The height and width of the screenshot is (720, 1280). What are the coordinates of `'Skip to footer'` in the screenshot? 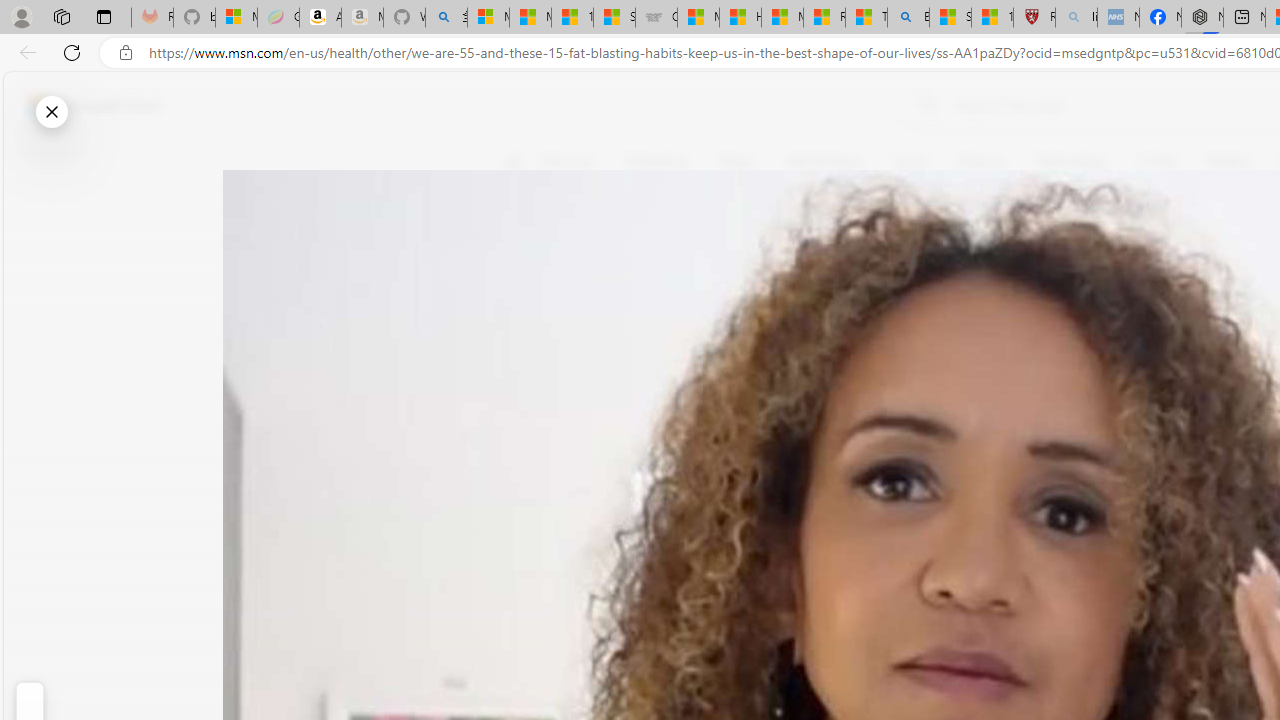 It's located at (81, 105).